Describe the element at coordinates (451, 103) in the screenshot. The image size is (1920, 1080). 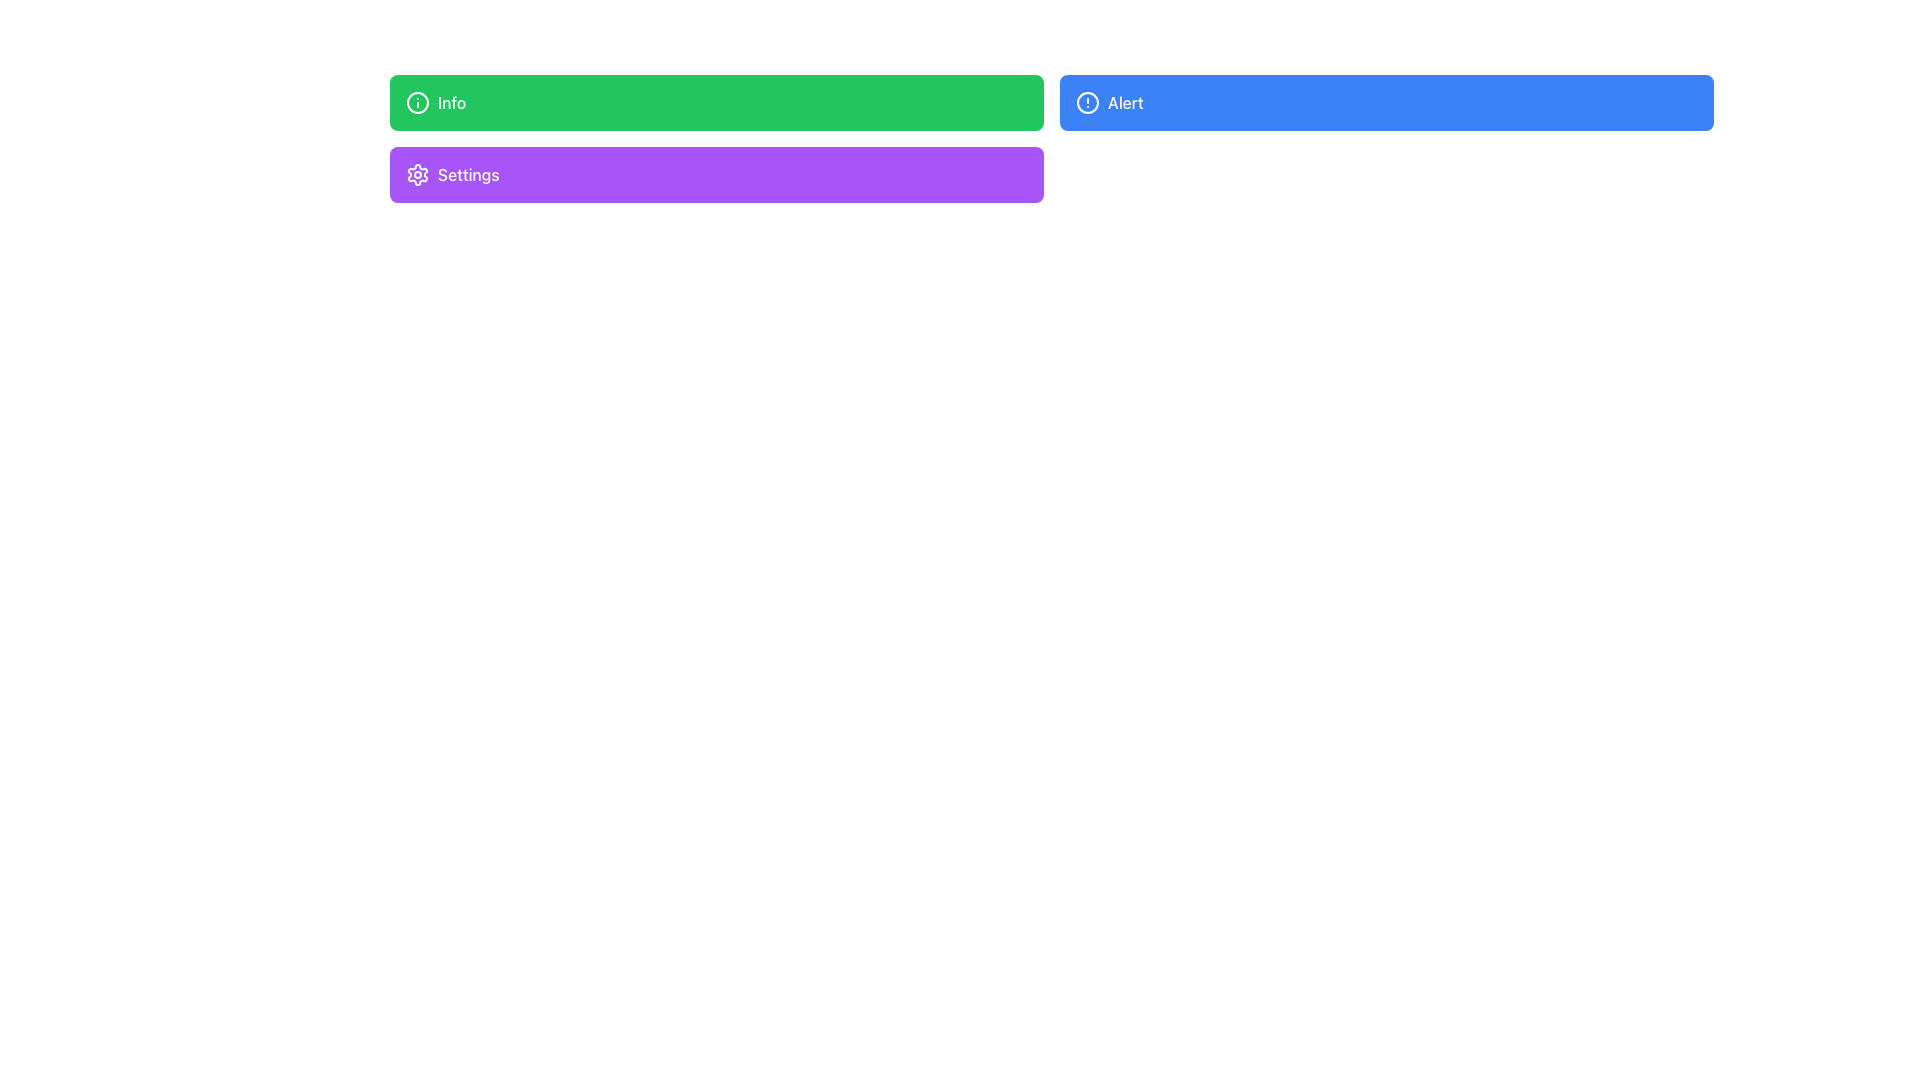
I see `text from the label displaying 'Info' in white font on a green background, located to the right of the circular 'i' icon` at that location.